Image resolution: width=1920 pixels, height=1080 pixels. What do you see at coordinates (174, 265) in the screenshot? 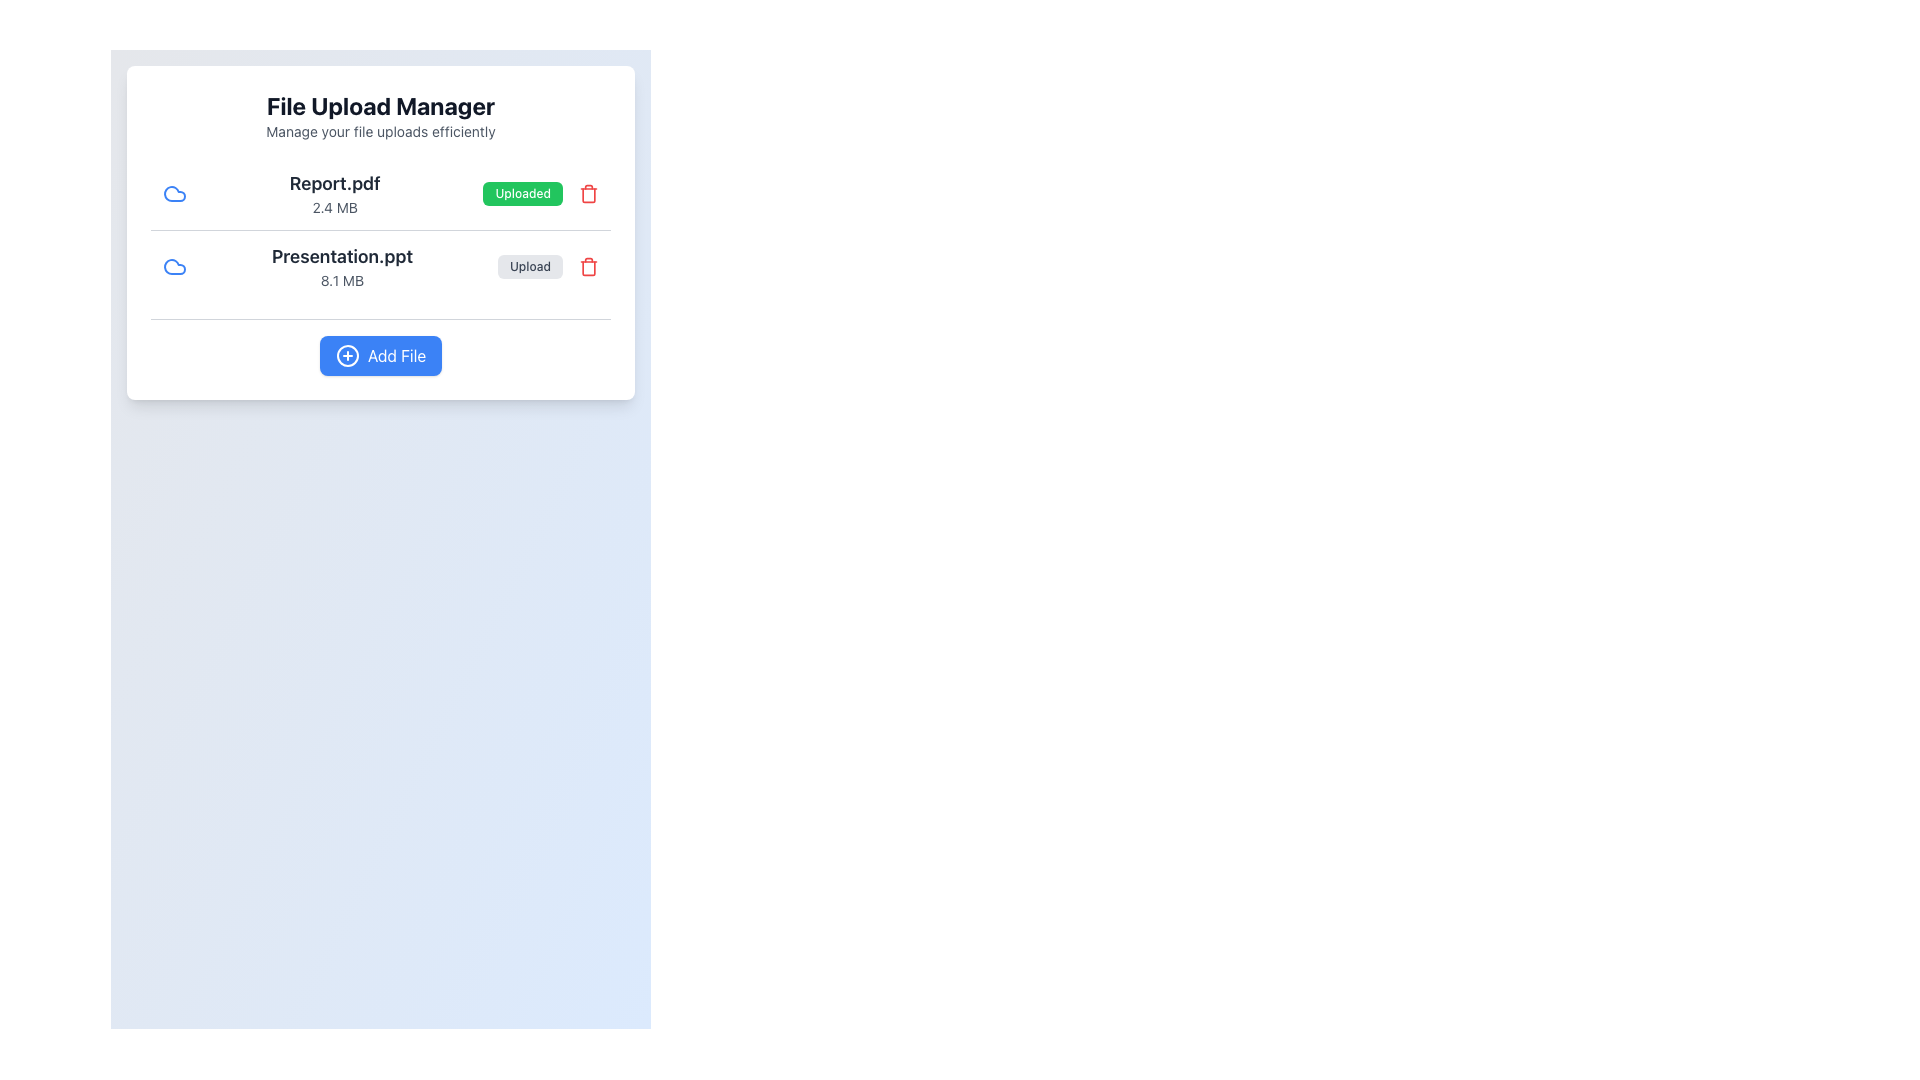
I see `the blue cloud-shaped icon located near the top-left of the panel, preceding the text 'Report.pdf'` at bounding box center [174, 265].